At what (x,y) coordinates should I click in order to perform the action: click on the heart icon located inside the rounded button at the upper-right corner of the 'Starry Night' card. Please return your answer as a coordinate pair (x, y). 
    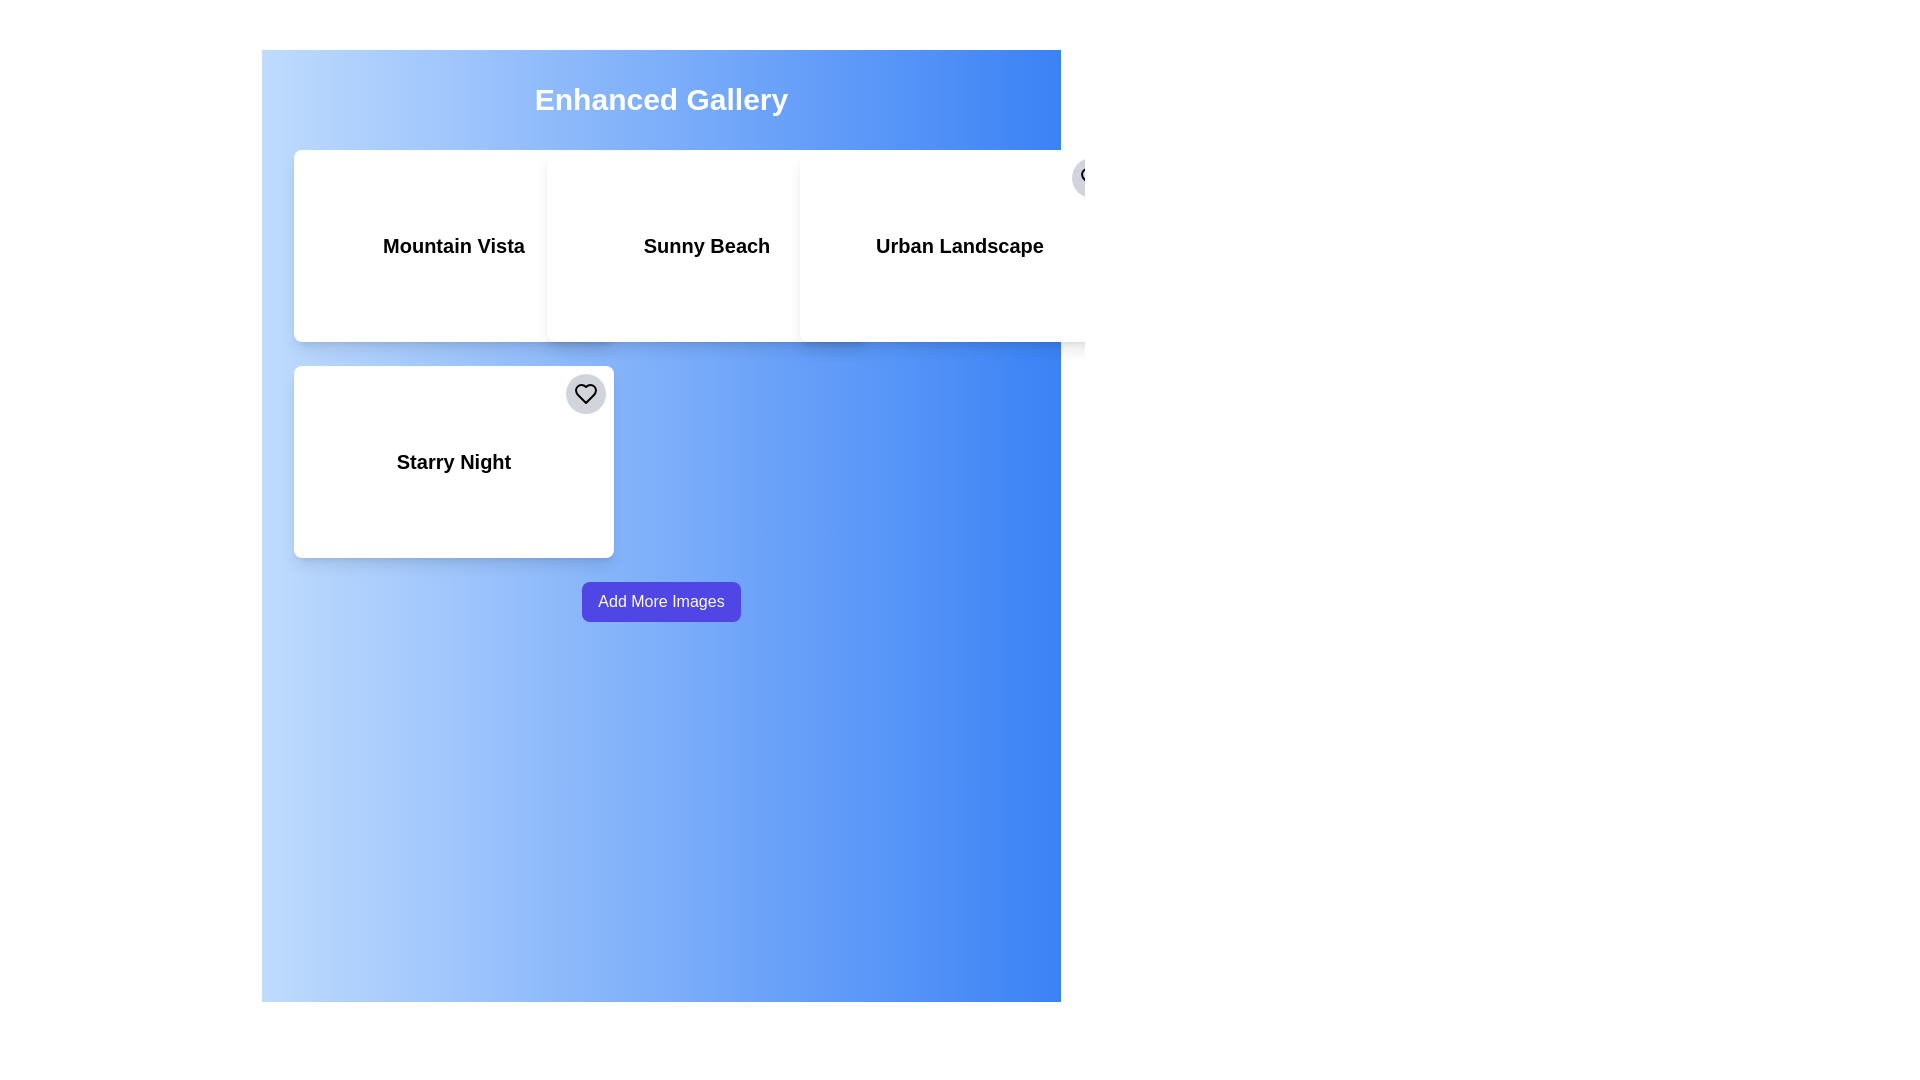
    Looking at the image, I should click on (584, 393).